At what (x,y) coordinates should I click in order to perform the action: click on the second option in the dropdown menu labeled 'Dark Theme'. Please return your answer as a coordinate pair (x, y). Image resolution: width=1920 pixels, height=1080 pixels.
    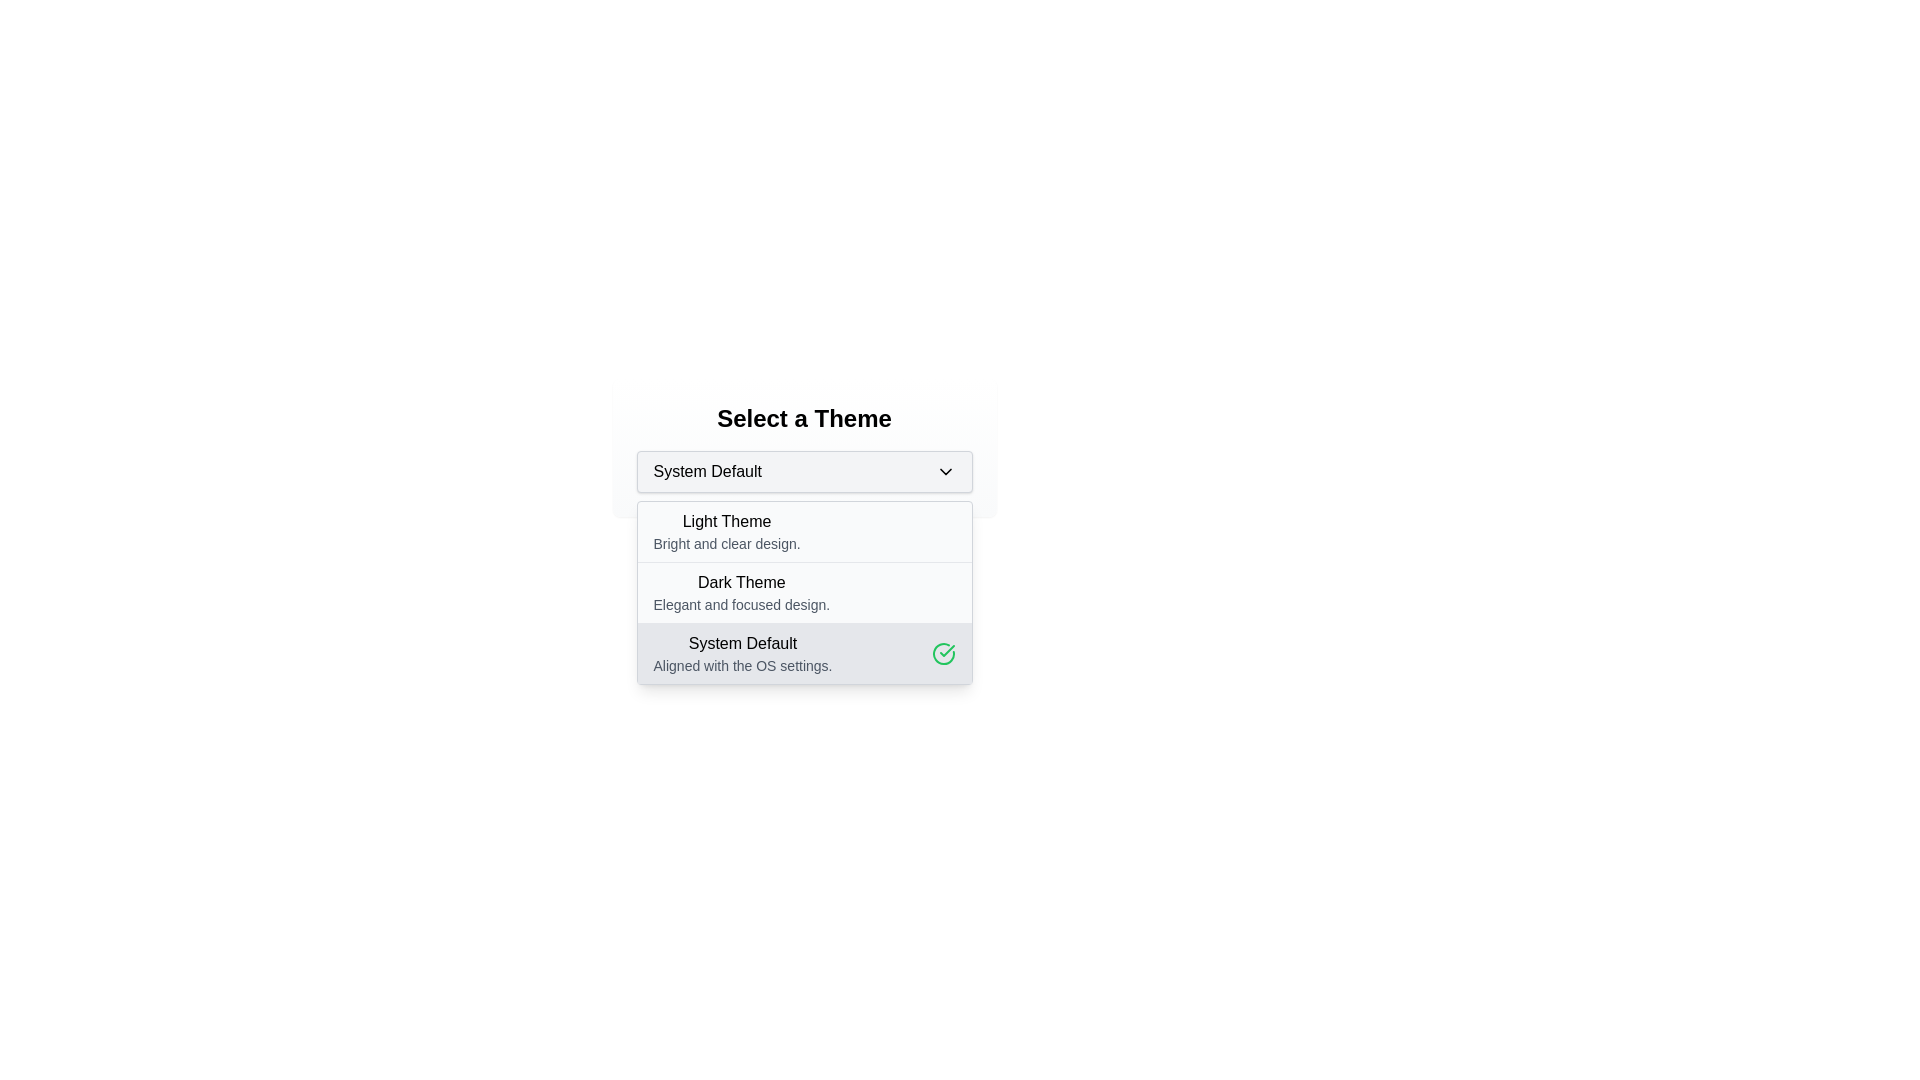
    Looking at the image, I should click on (804, 592).